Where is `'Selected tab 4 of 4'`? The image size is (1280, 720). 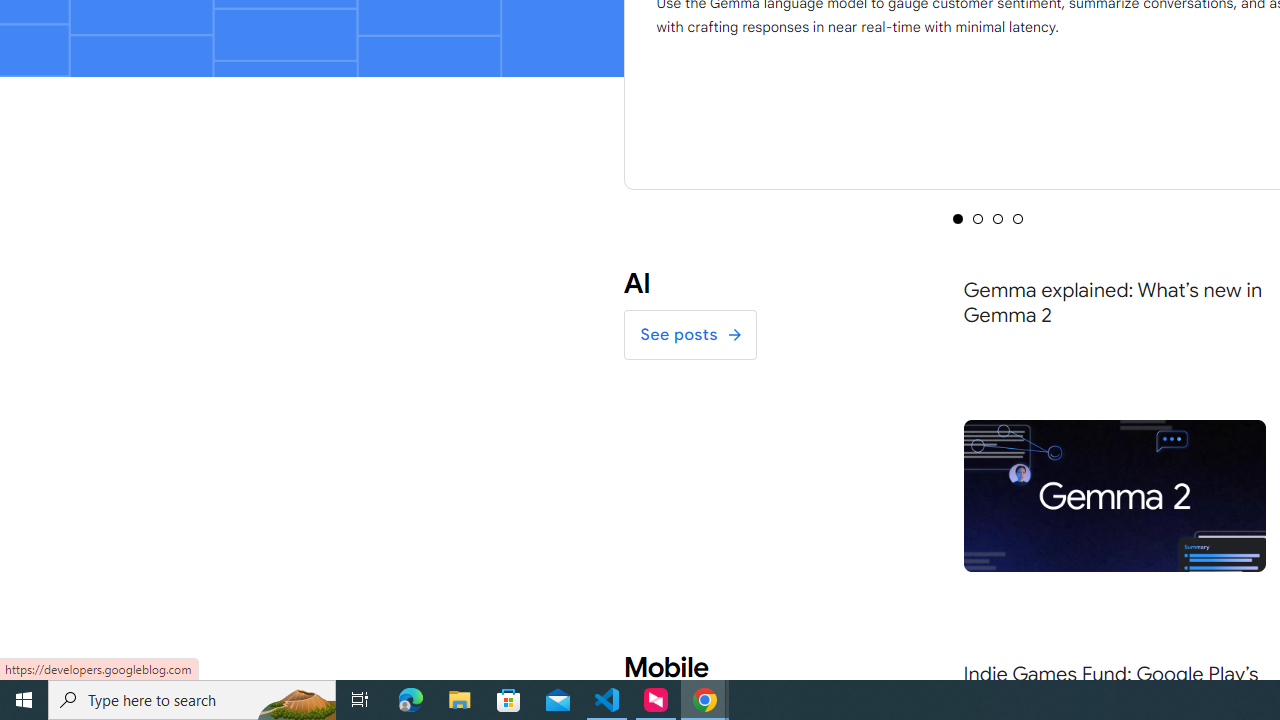
'Selected tab 4 of 4' is located at coordinates (1018, 218).